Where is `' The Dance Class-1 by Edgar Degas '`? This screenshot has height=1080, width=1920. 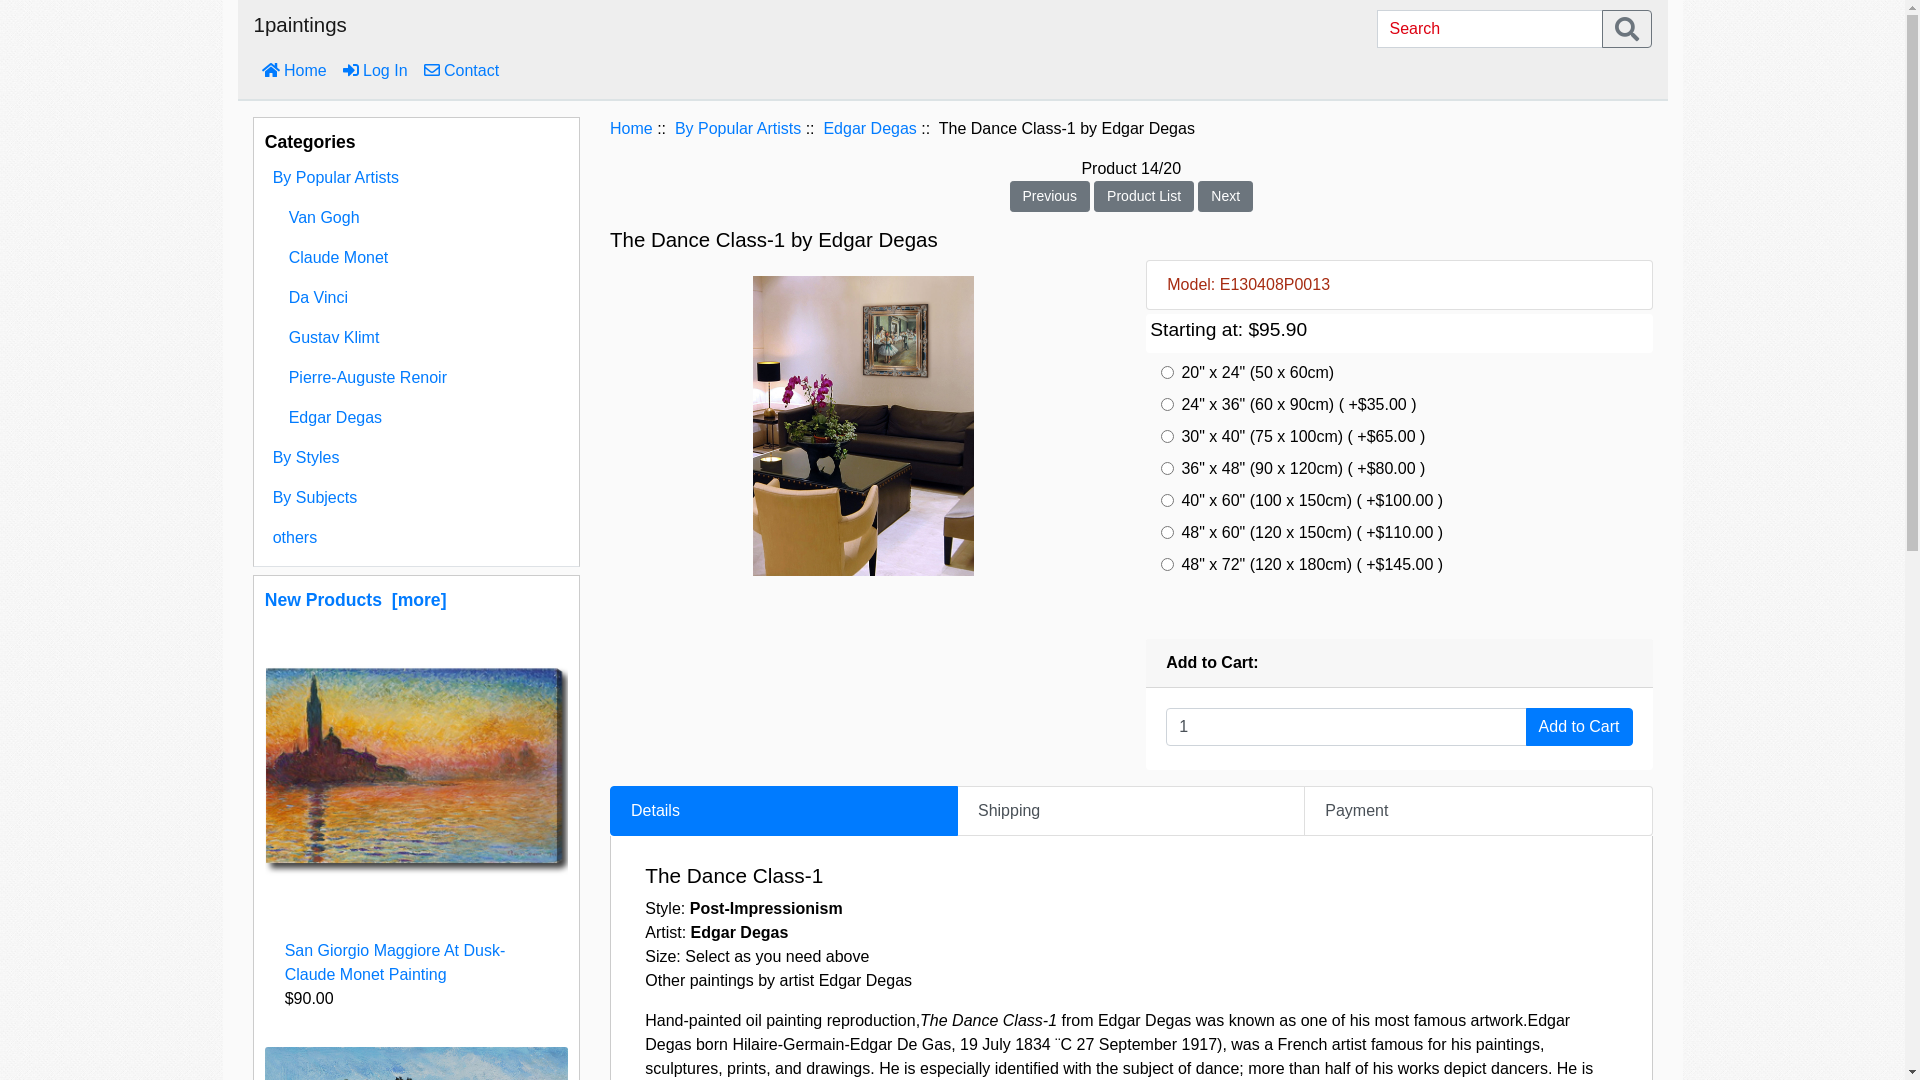
' The Dance Class-1 by Edgar Degas ' is located at coordinates (863, 424).